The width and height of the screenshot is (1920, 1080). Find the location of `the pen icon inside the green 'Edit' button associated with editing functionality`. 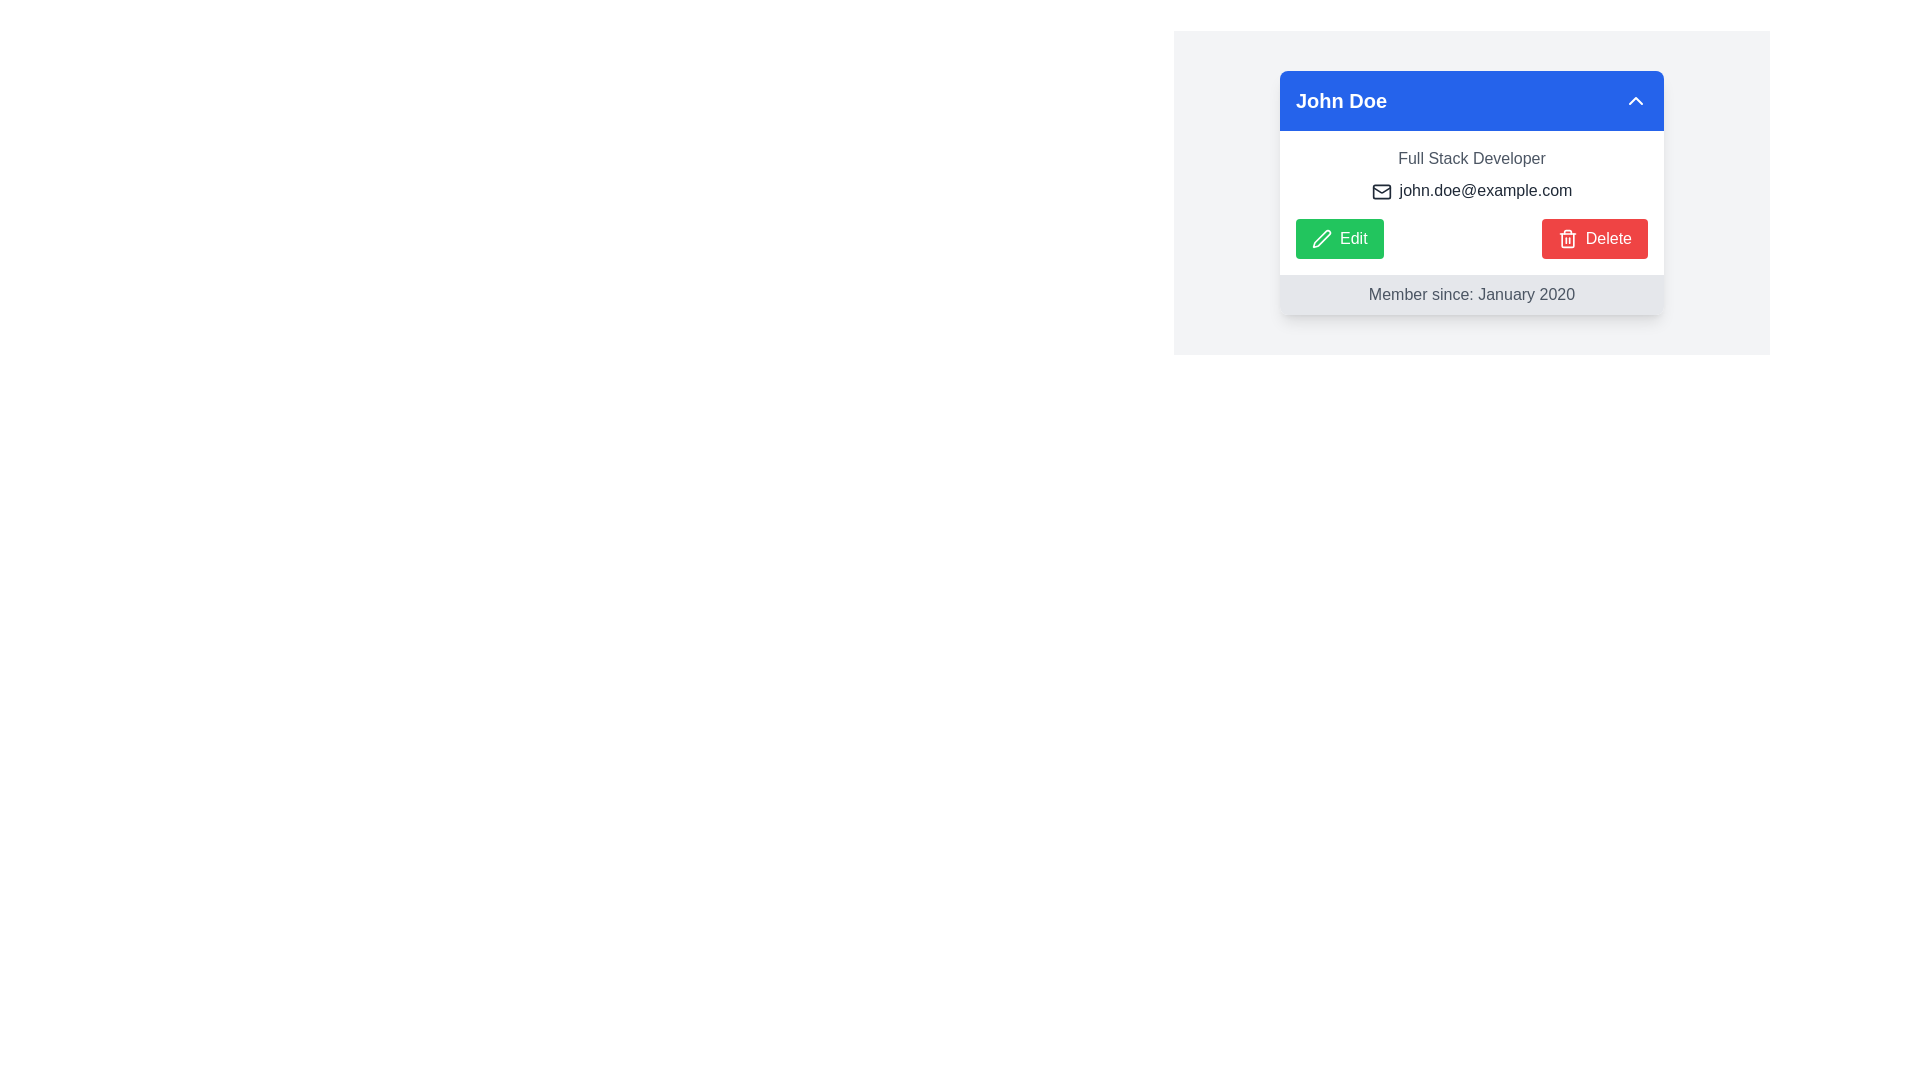

the pen icon inside the green 'Edit' button associated with editing functionality is located at coordinates (1321, 238).